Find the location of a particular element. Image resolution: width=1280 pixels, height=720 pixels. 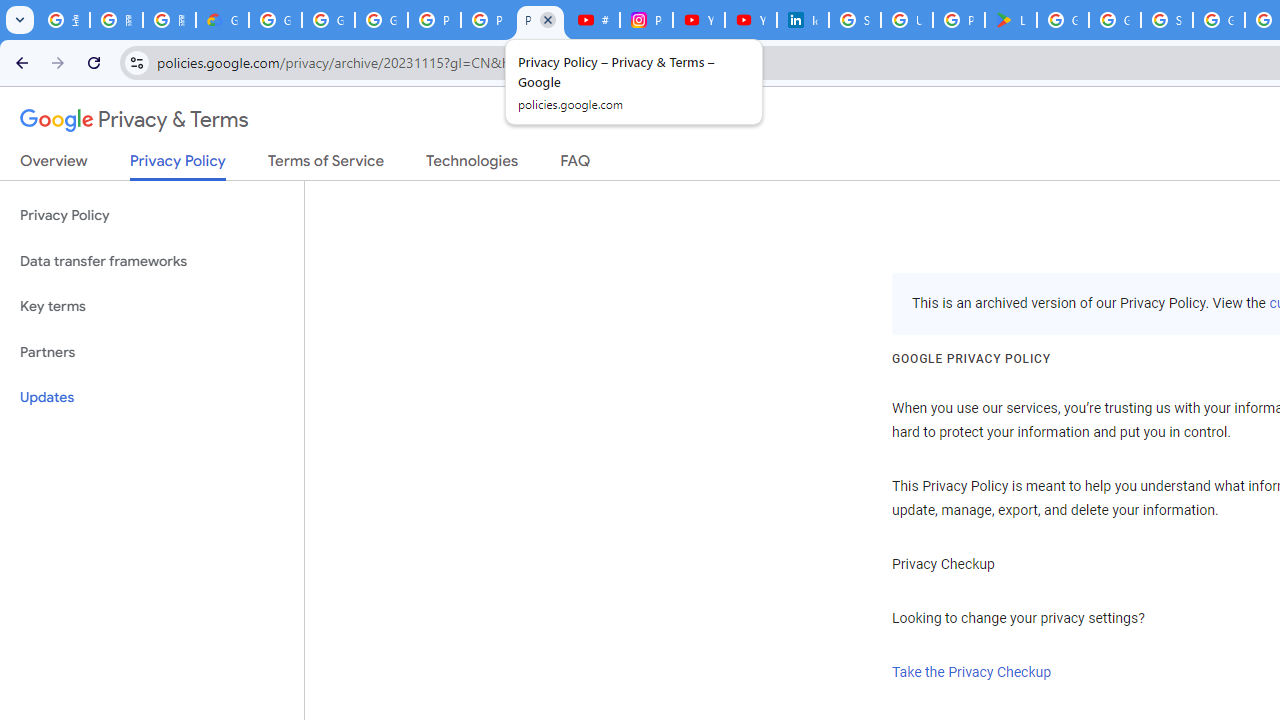

'YouTube Culture & Trends - YouTube Top 10, 2021' is located at coordinates (749, 20).